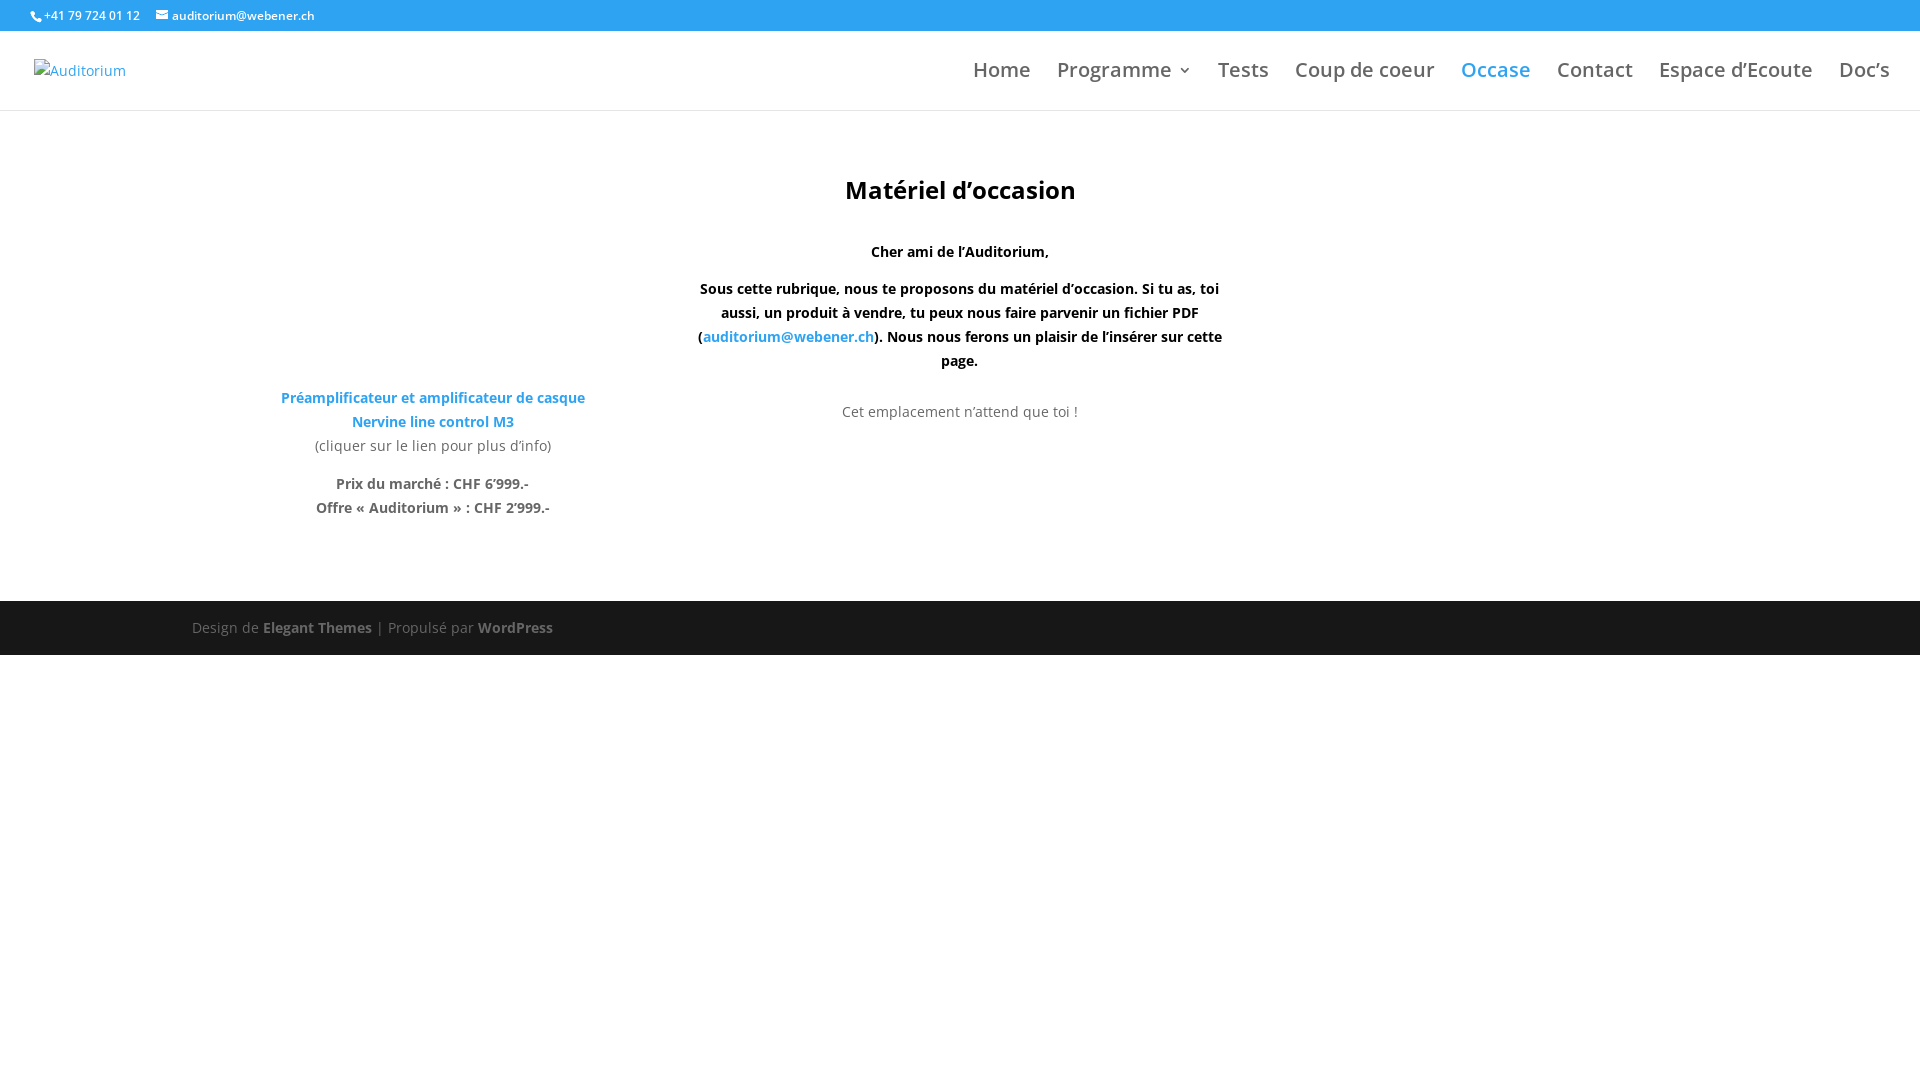 The height and width of the screenshot is (1080, 1920). What do you see at coordinates (1002, 85) in the screenshot?
I see `'Home'` at bounding box center [1002, 85].